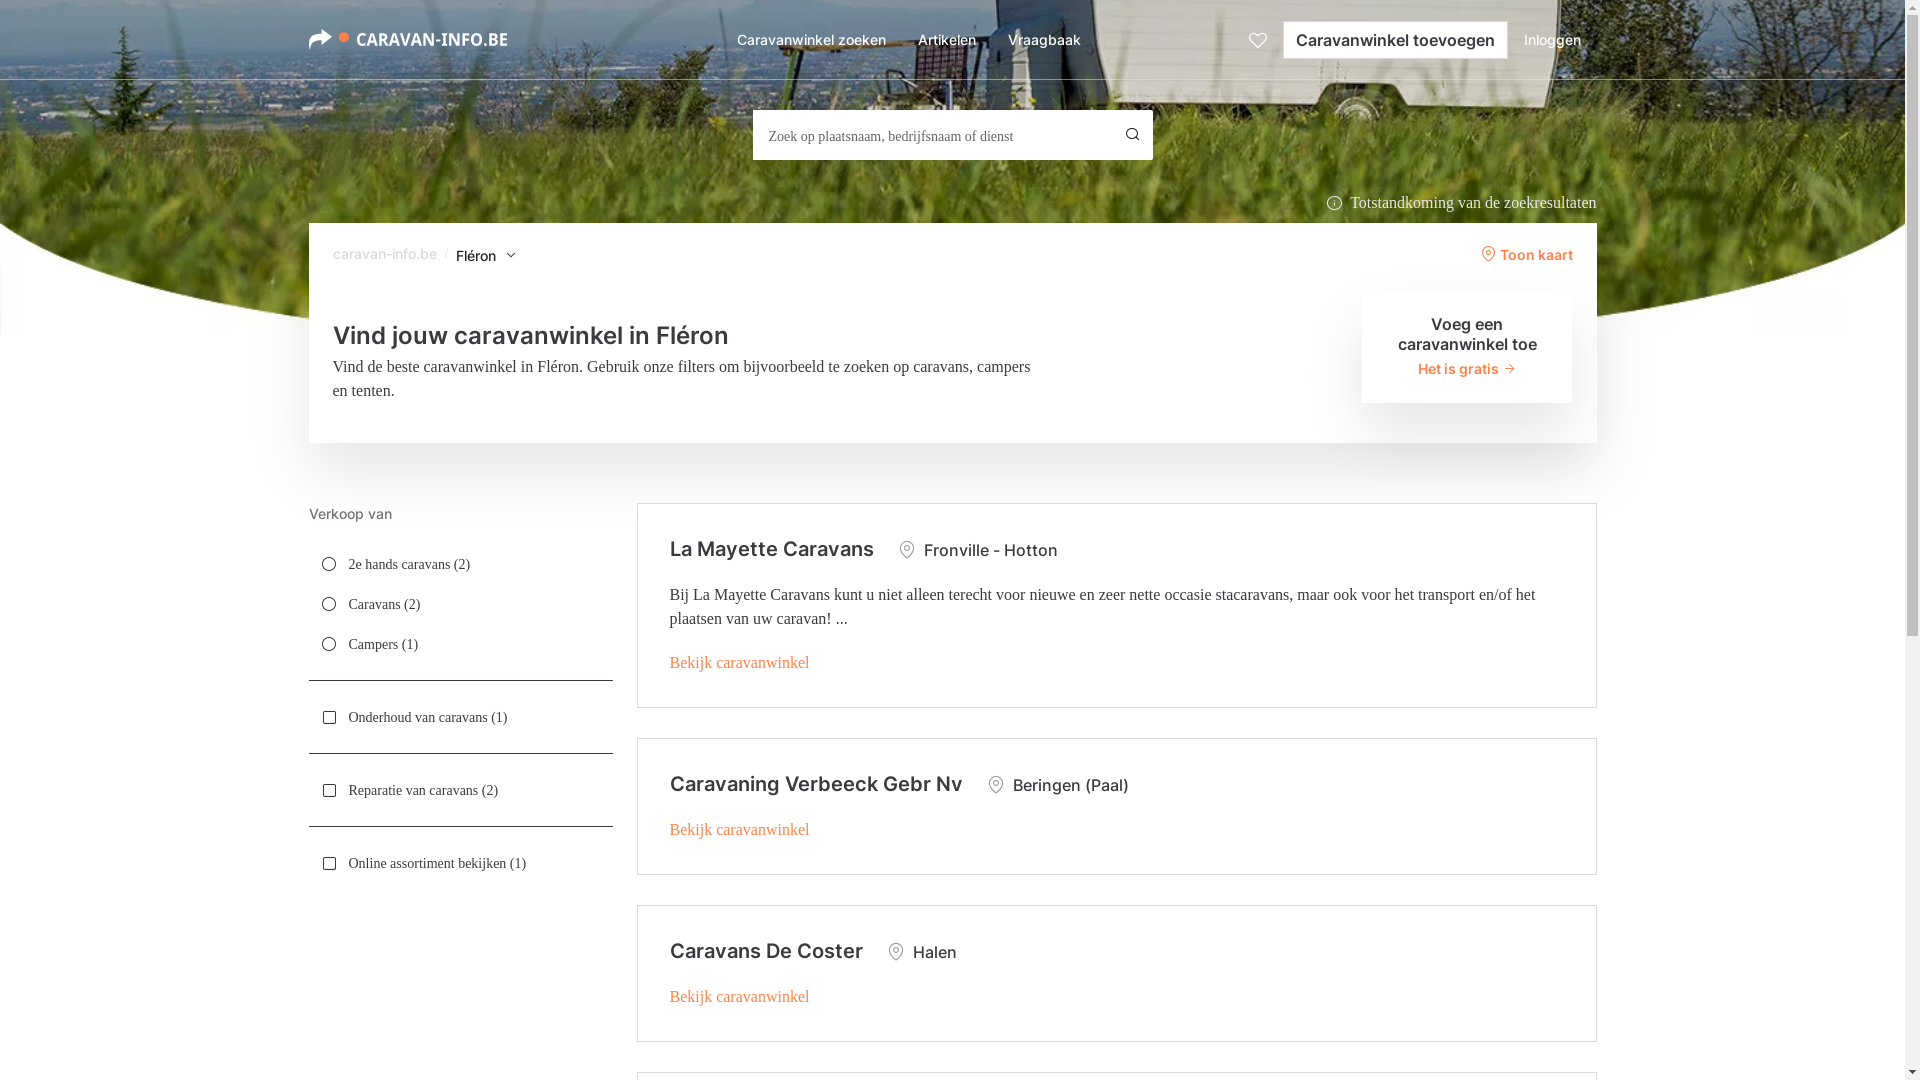 Image resolution: width=1920 pixels, height=1080 pixels. I want to click on 'Reparatie van caravans (2)', so click(459, 789).